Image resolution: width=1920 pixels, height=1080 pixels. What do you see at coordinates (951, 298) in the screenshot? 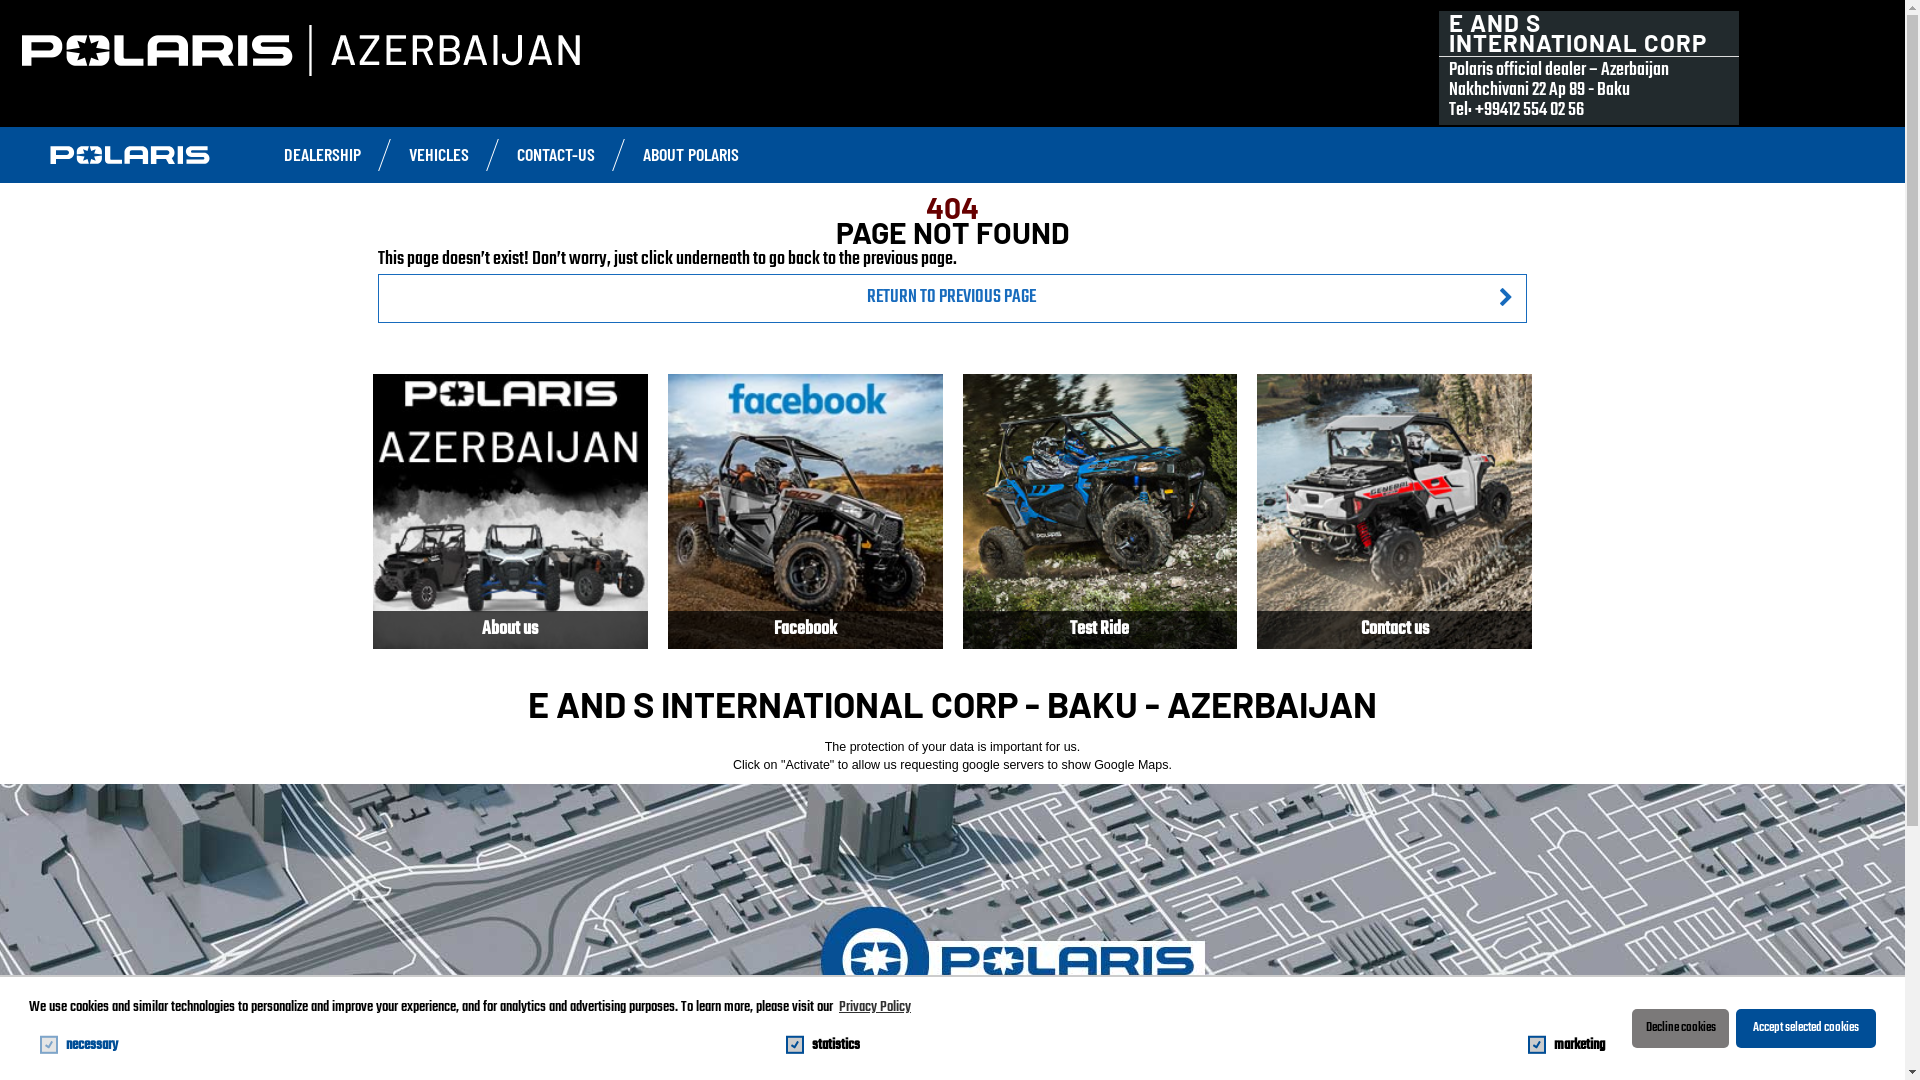
I see `'RETURN TO PREVIOUS PAGE'` at bounding box center [951, 298].